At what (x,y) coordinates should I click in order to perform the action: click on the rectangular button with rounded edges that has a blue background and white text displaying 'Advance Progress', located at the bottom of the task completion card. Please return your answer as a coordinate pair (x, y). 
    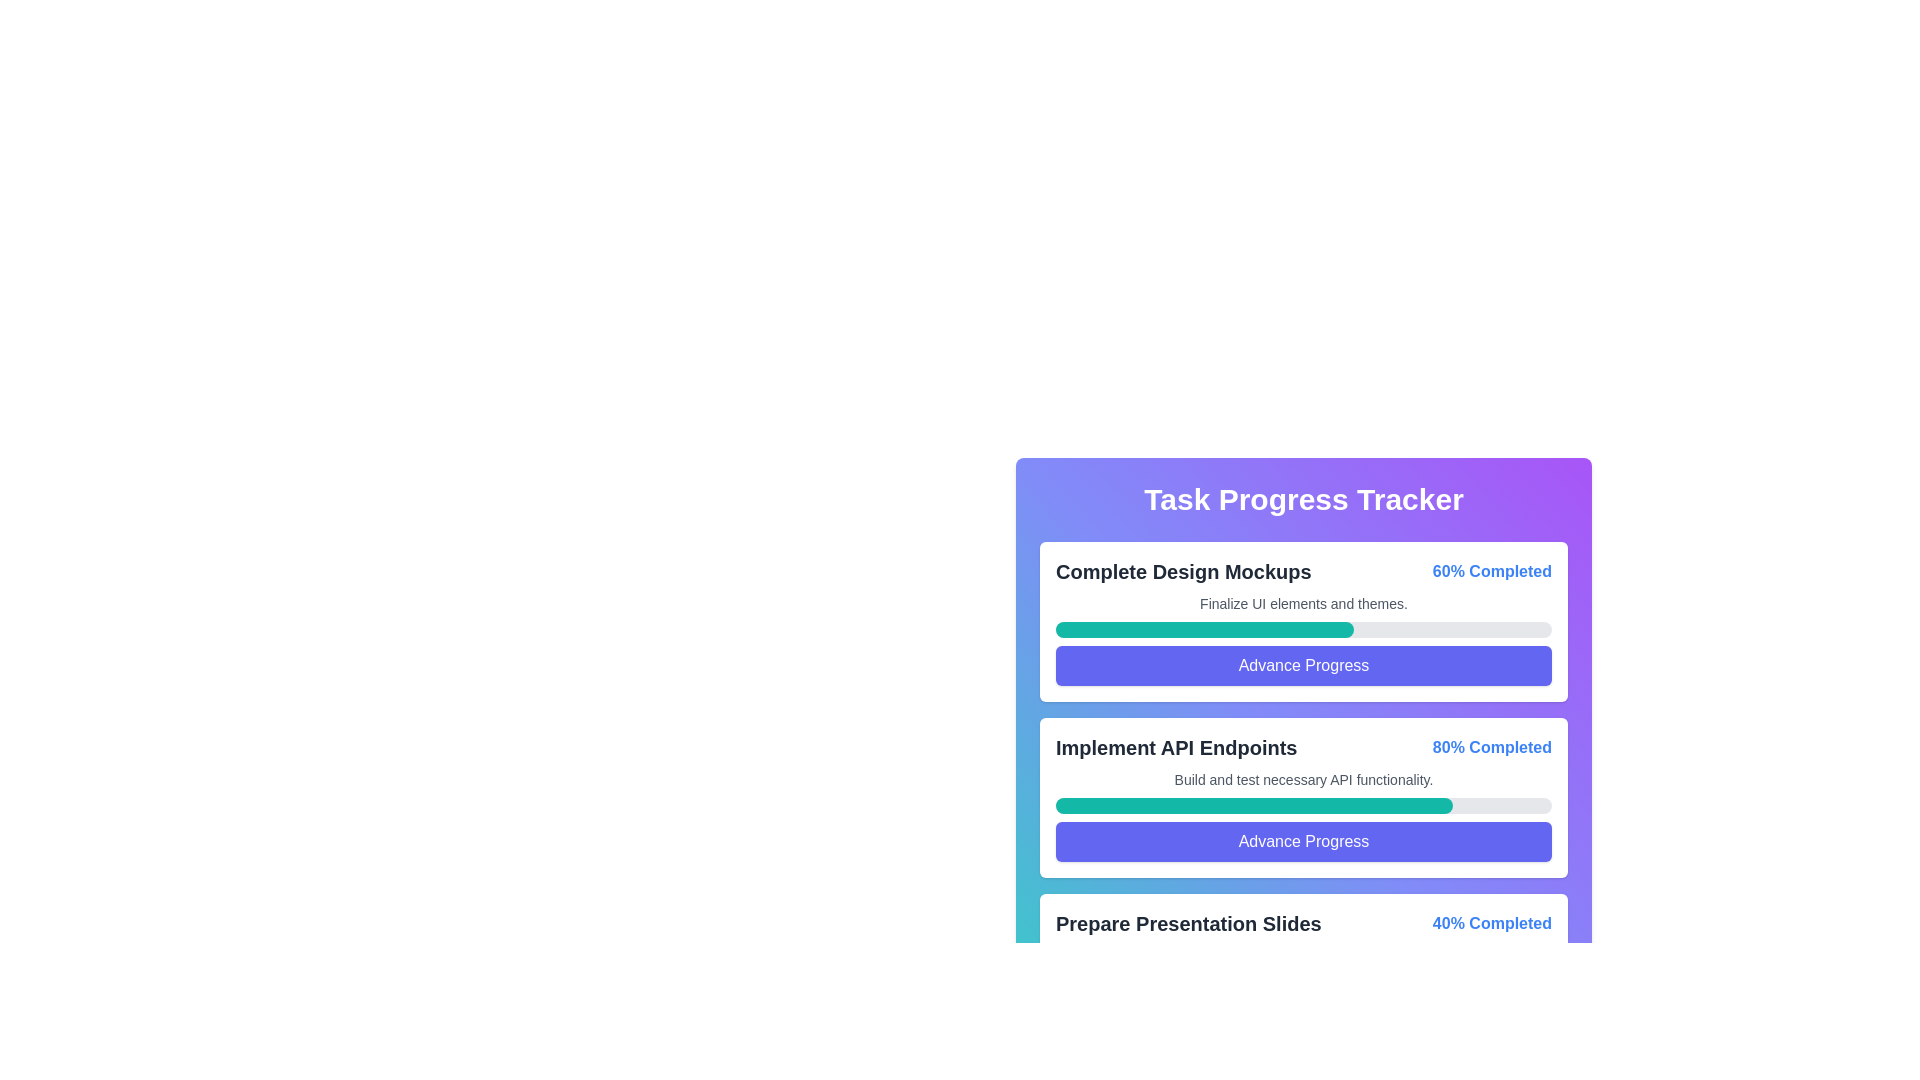
    Looking at the image, I should click on (1304, 666).